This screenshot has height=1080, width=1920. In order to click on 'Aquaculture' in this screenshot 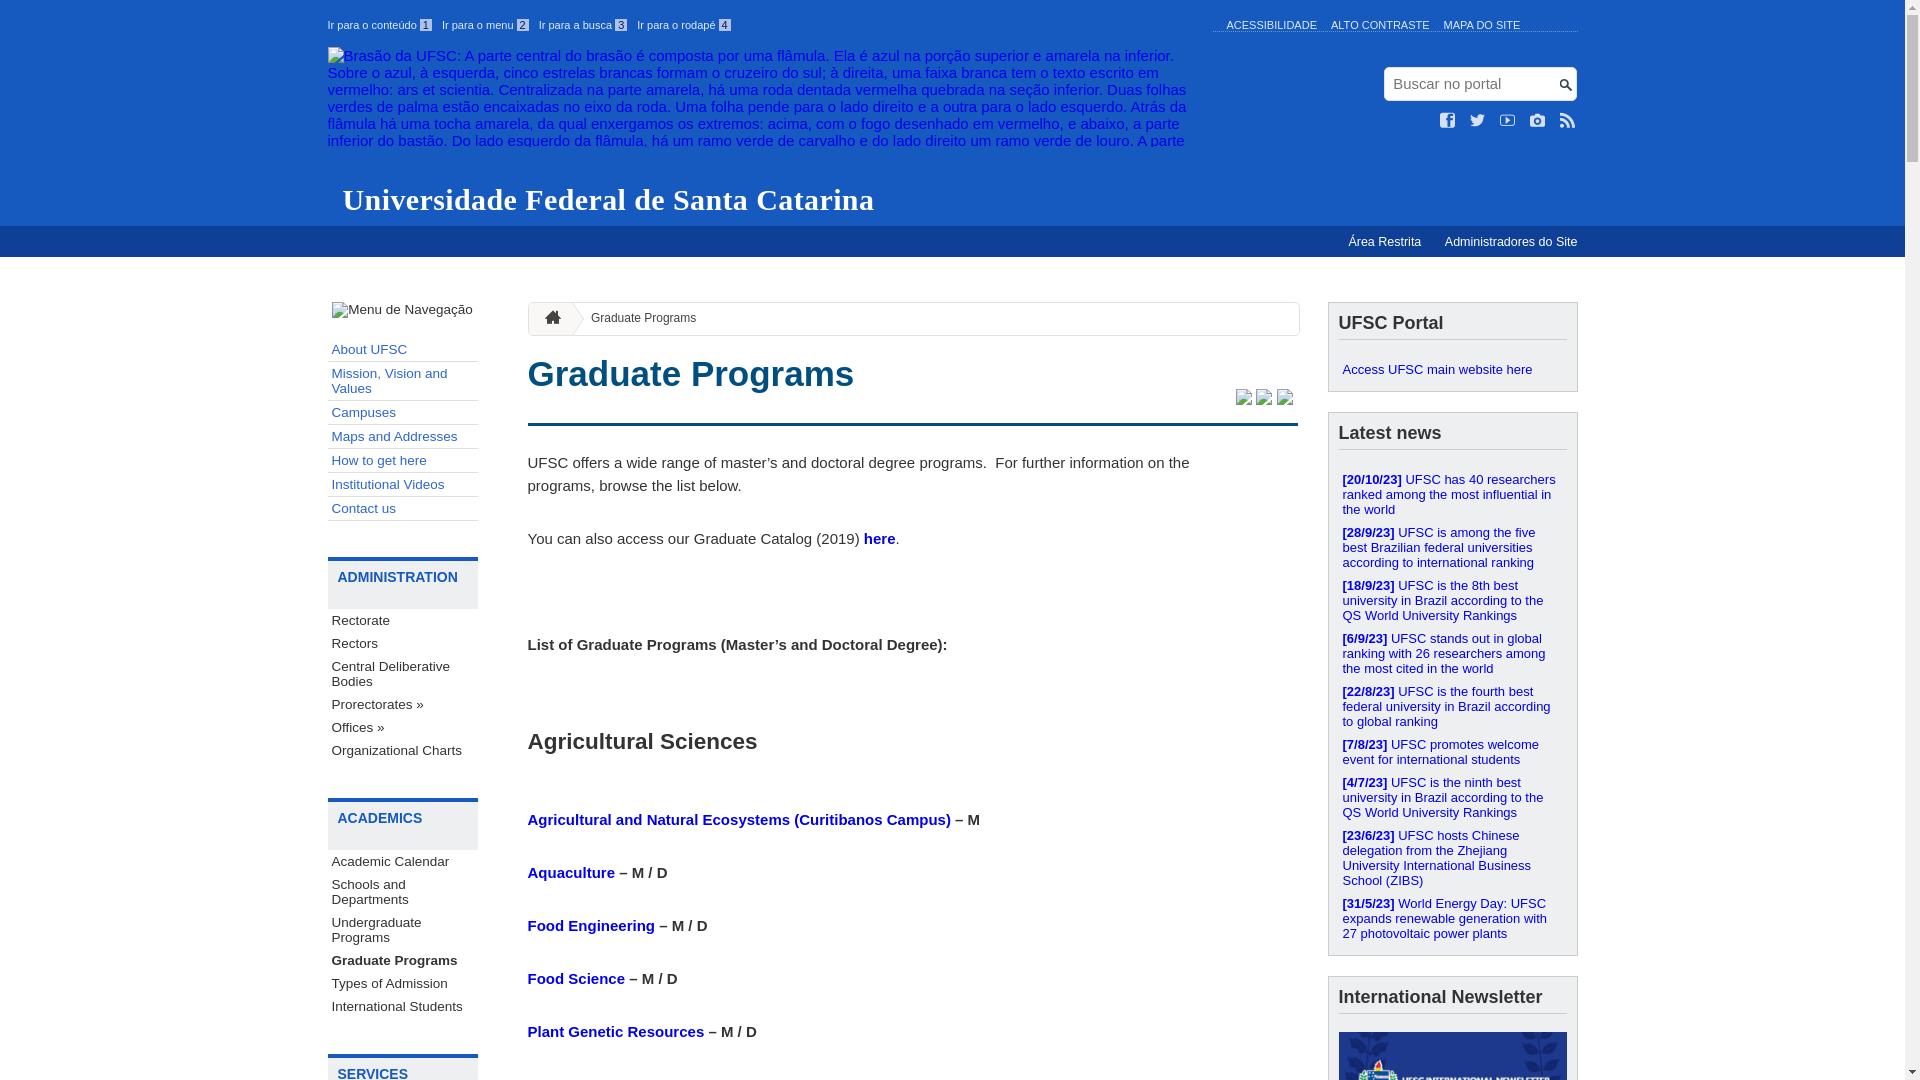, I will do `click(570, 871)`.